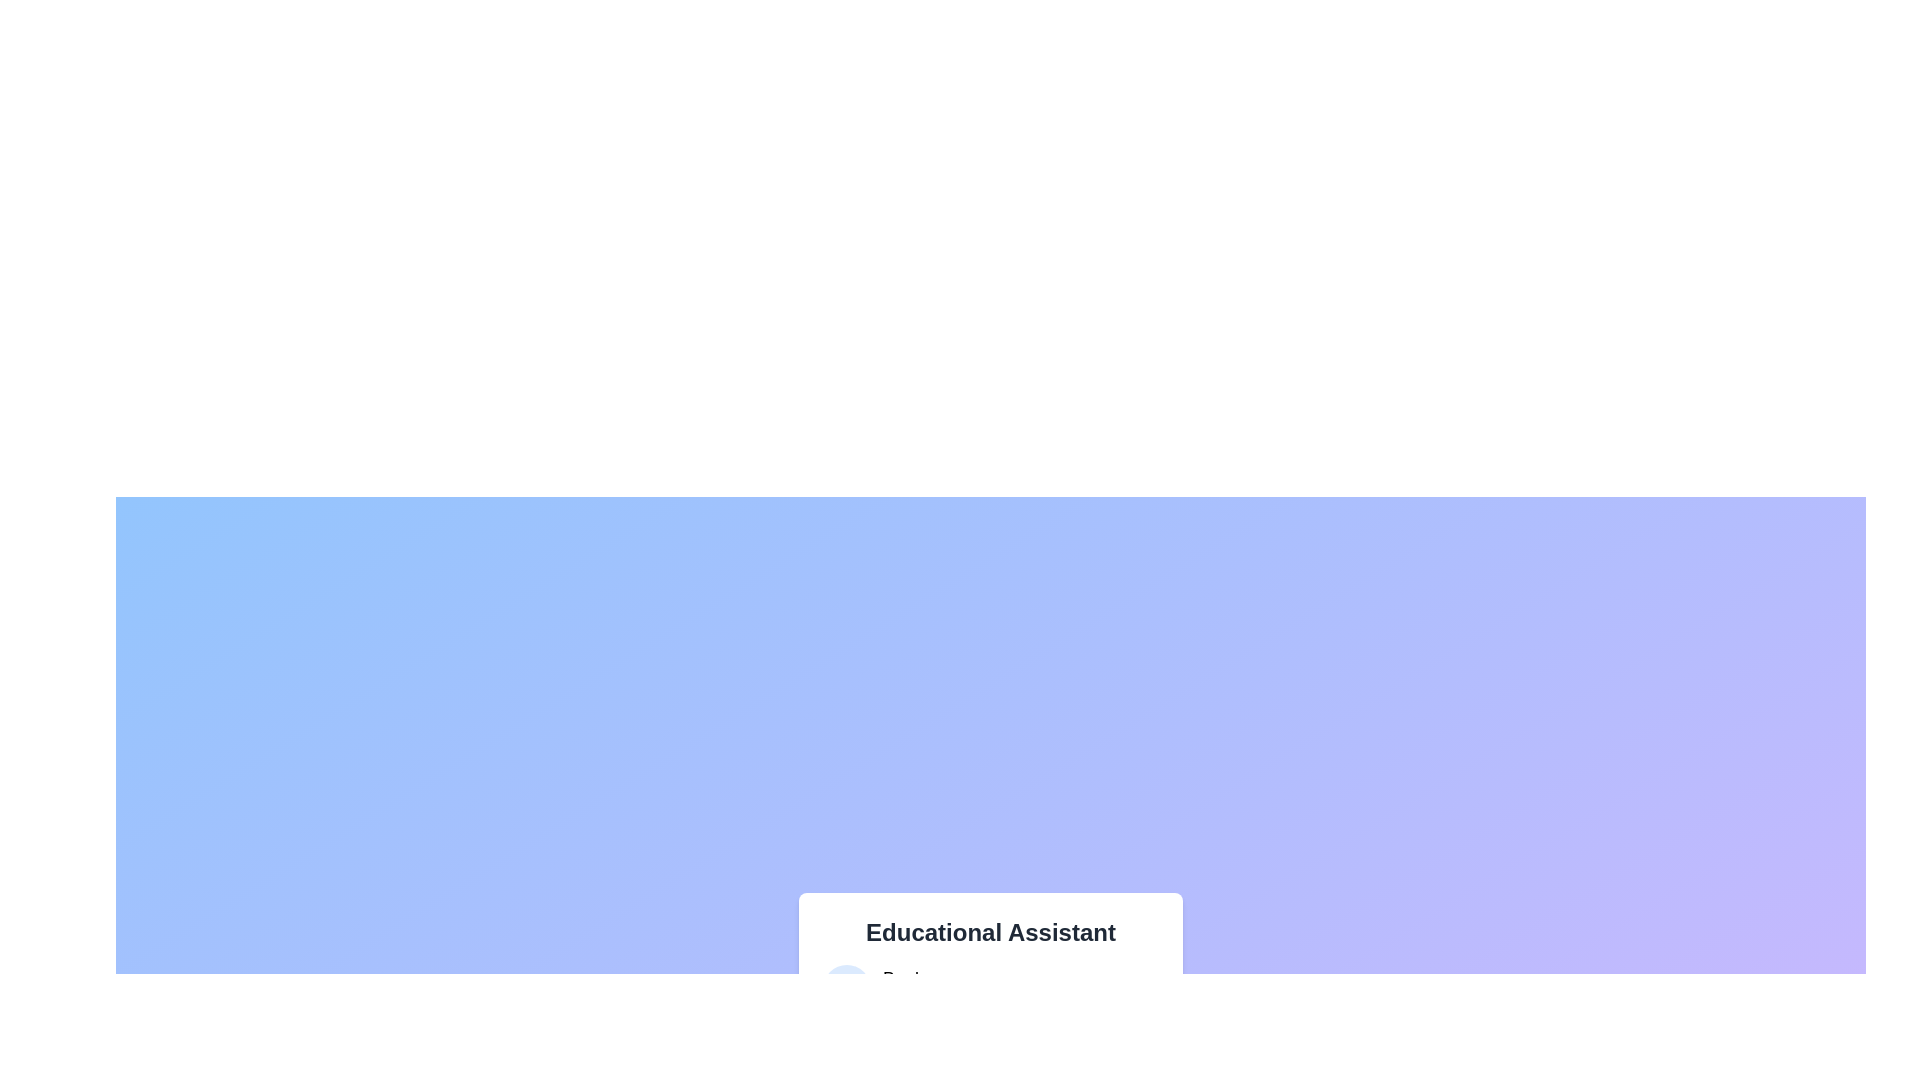  I want to click on the text label at the top of the white card with rounded corners, so click(990, 933).